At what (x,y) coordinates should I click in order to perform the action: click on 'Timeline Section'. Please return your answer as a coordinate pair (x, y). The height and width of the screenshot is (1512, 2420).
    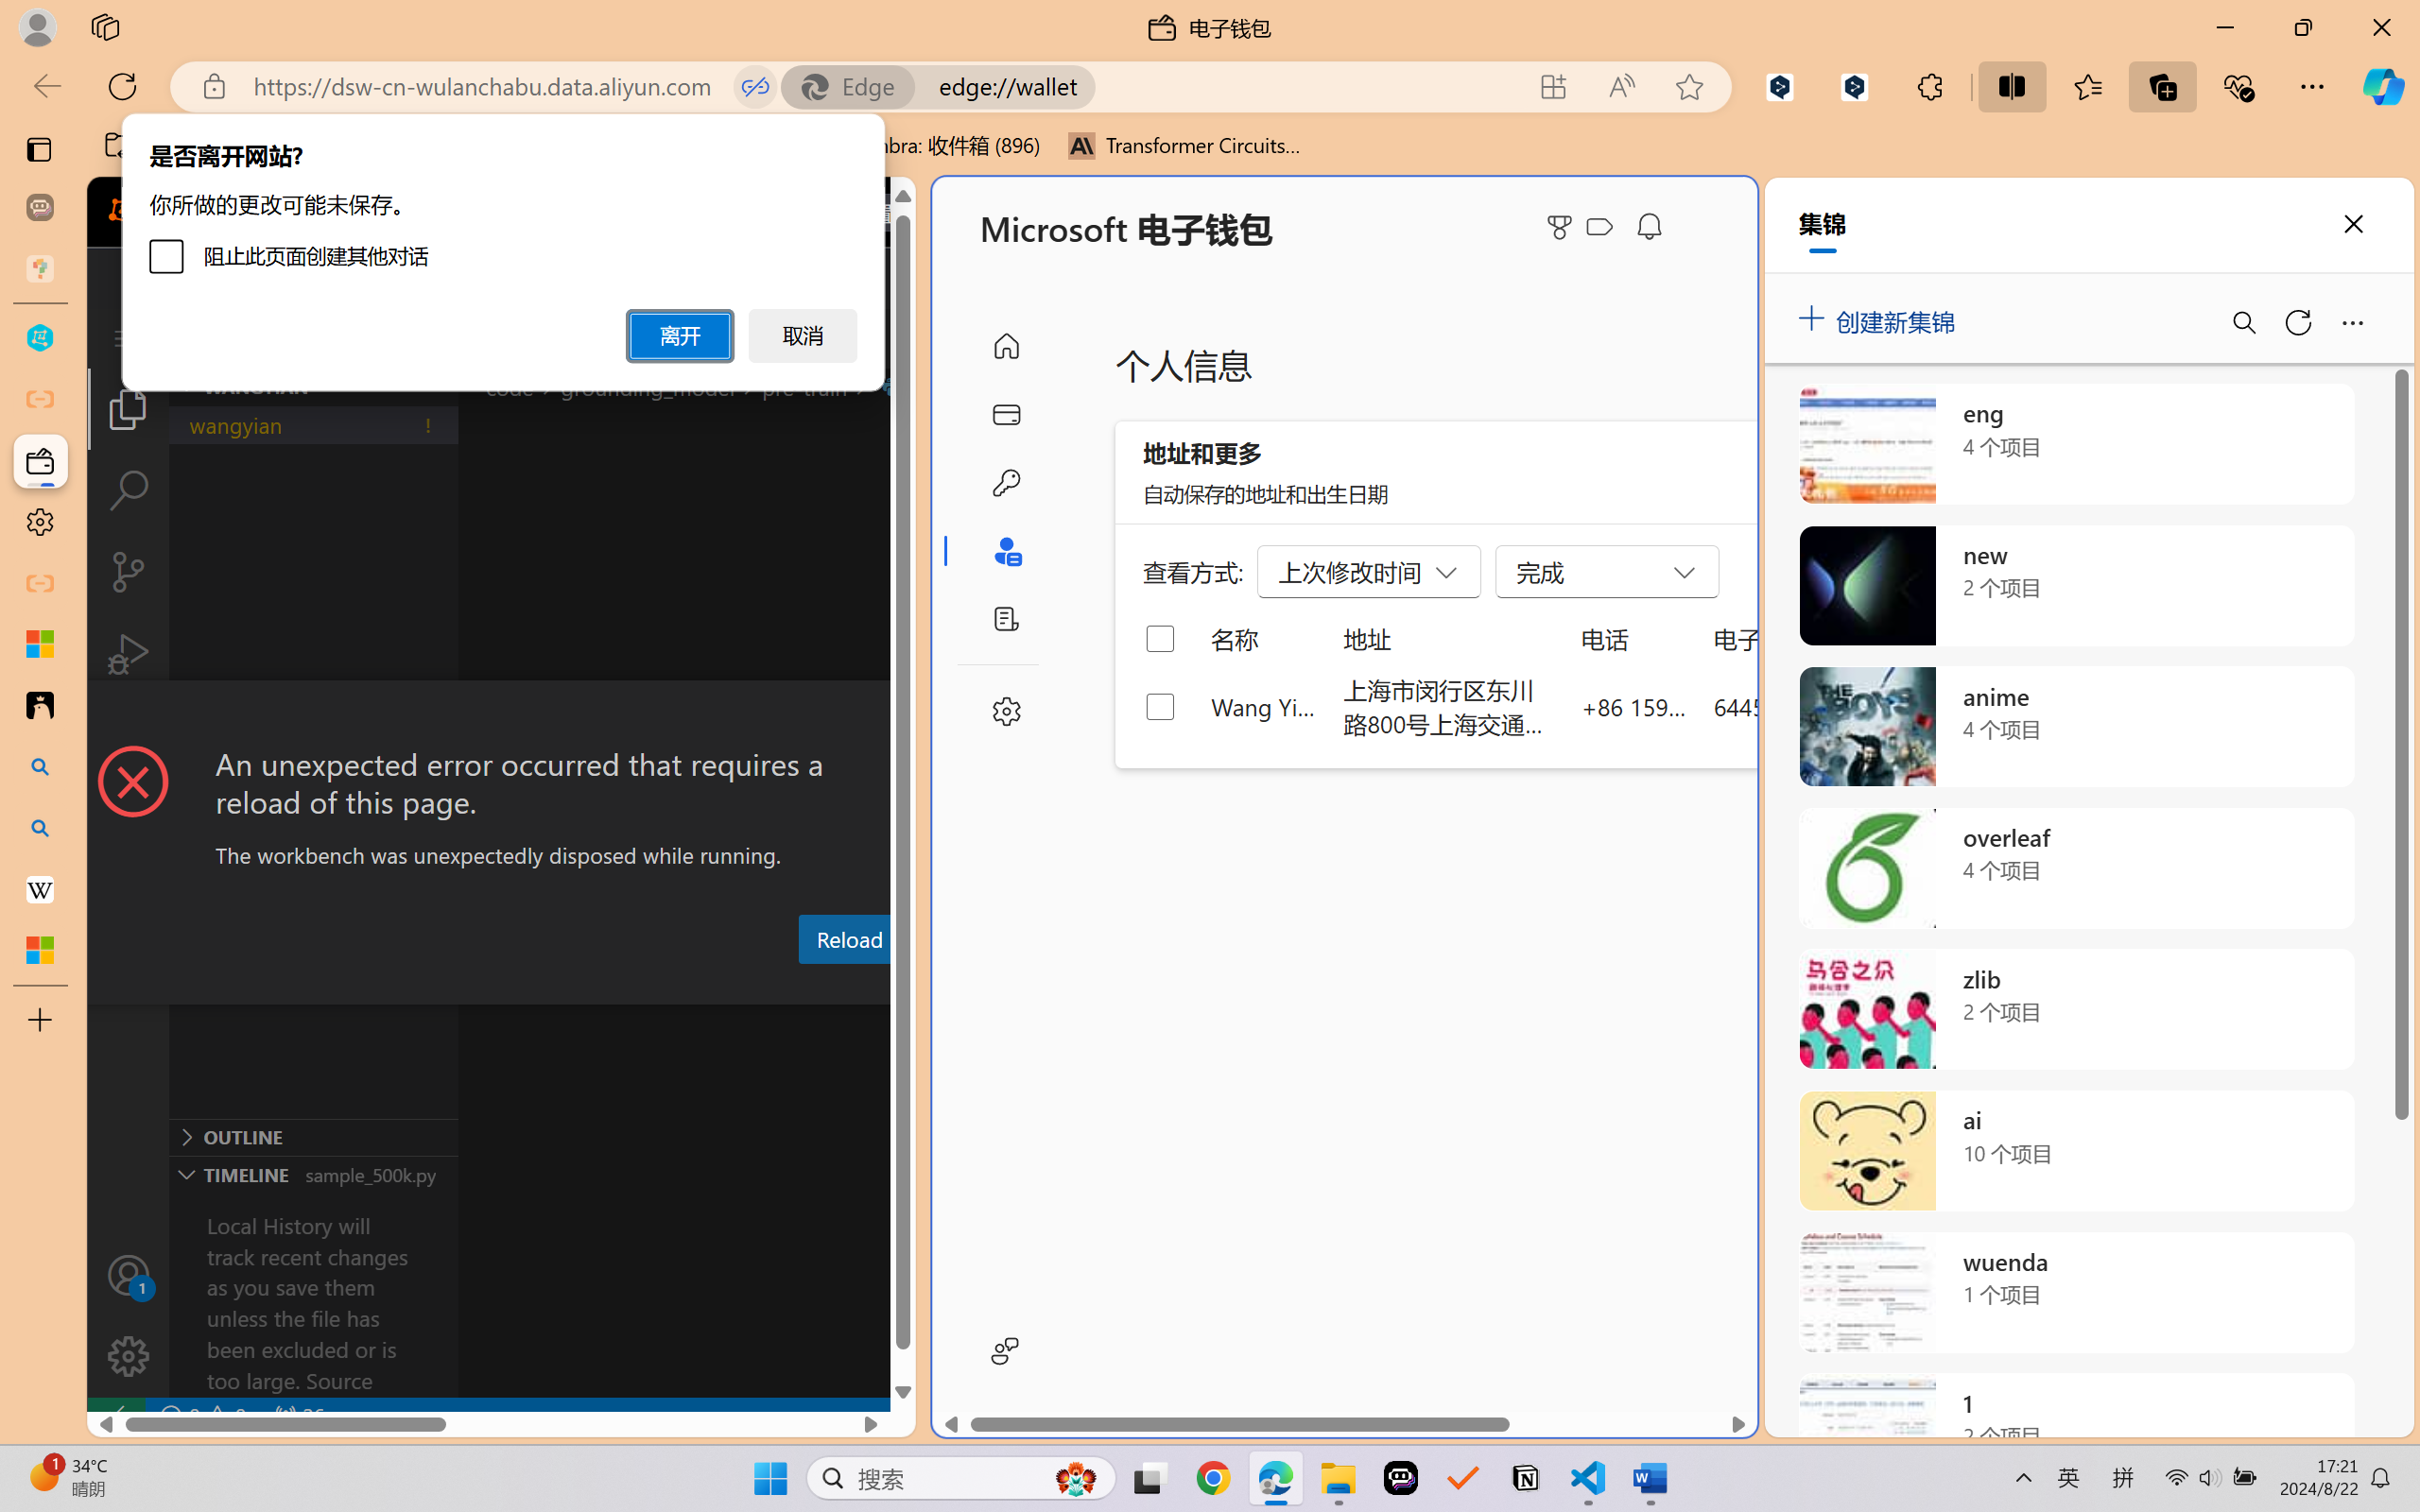
    Looking at the image, I should click on (313, 1174).